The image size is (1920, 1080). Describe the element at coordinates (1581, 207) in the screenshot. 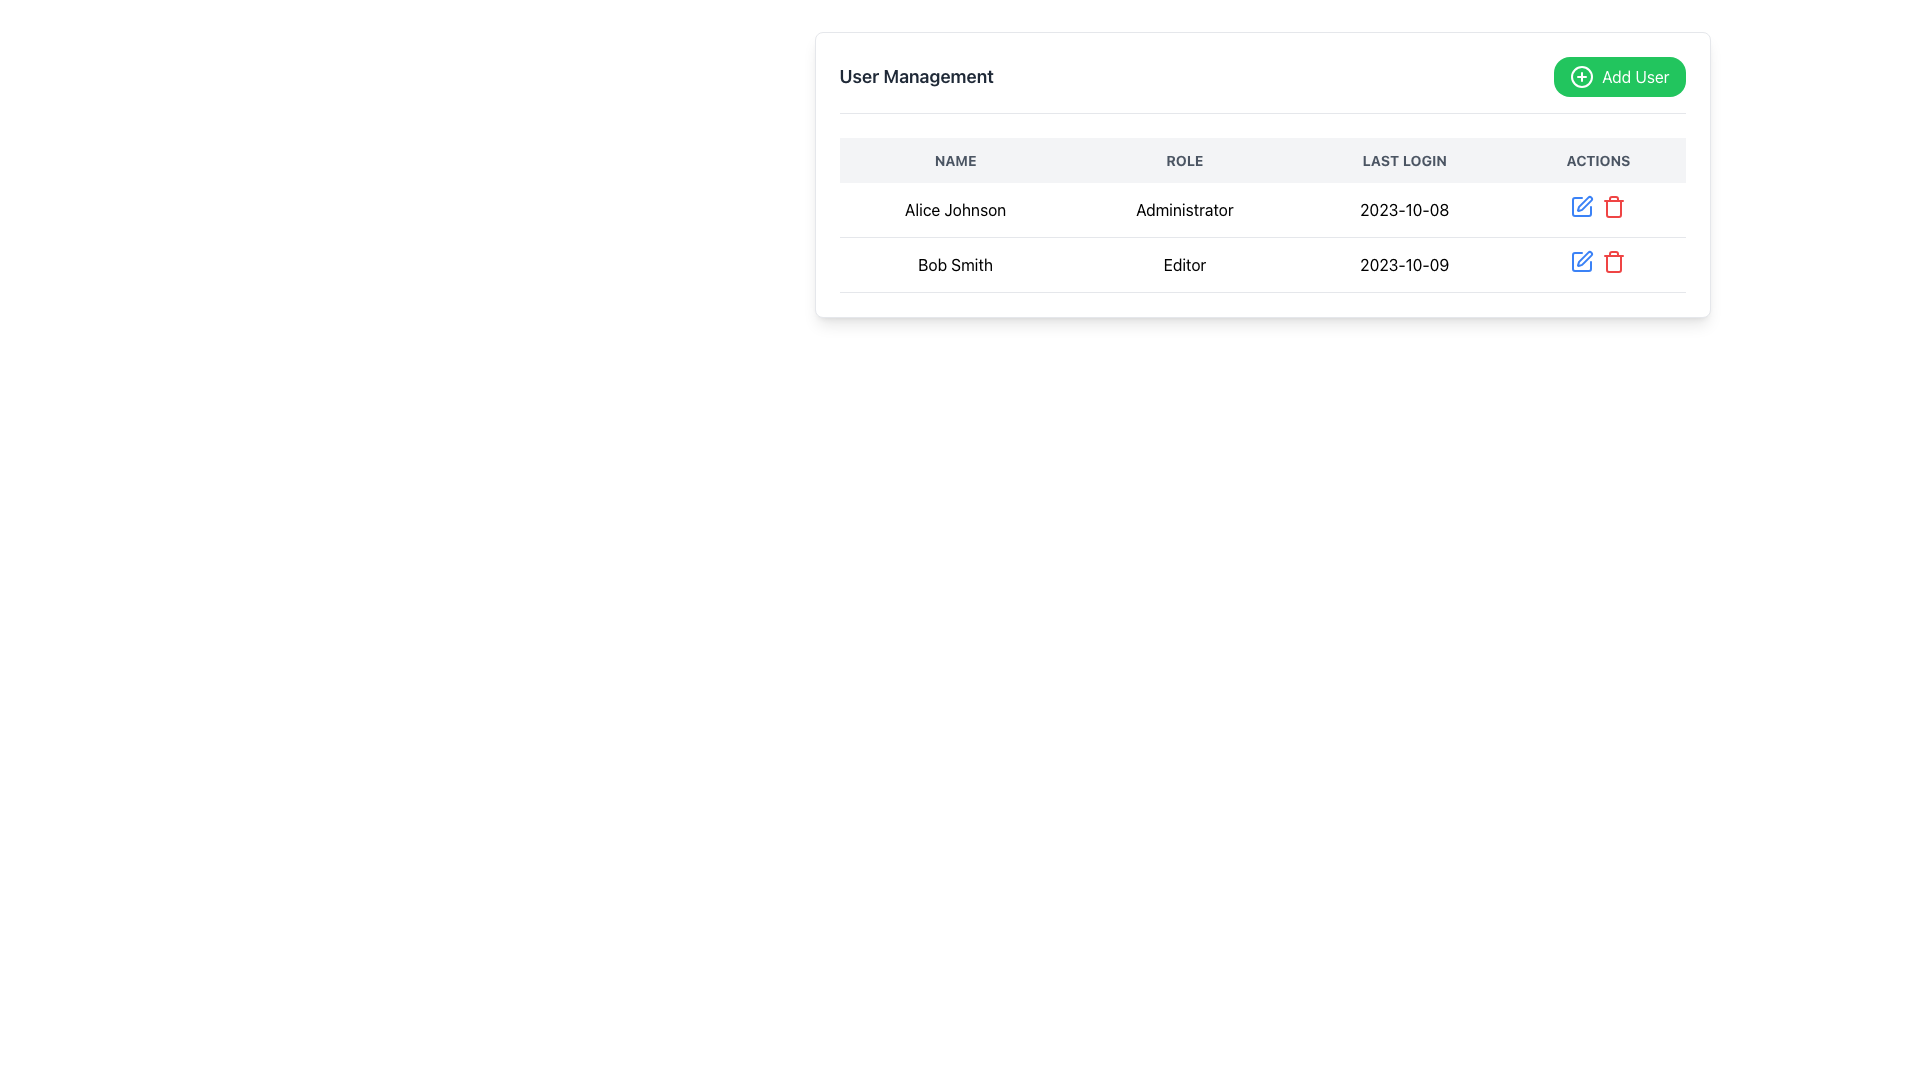

I see `the edit button located in the 'Actions' column of the table row containing 'Alice Johnson' to initiate editing` at that location.